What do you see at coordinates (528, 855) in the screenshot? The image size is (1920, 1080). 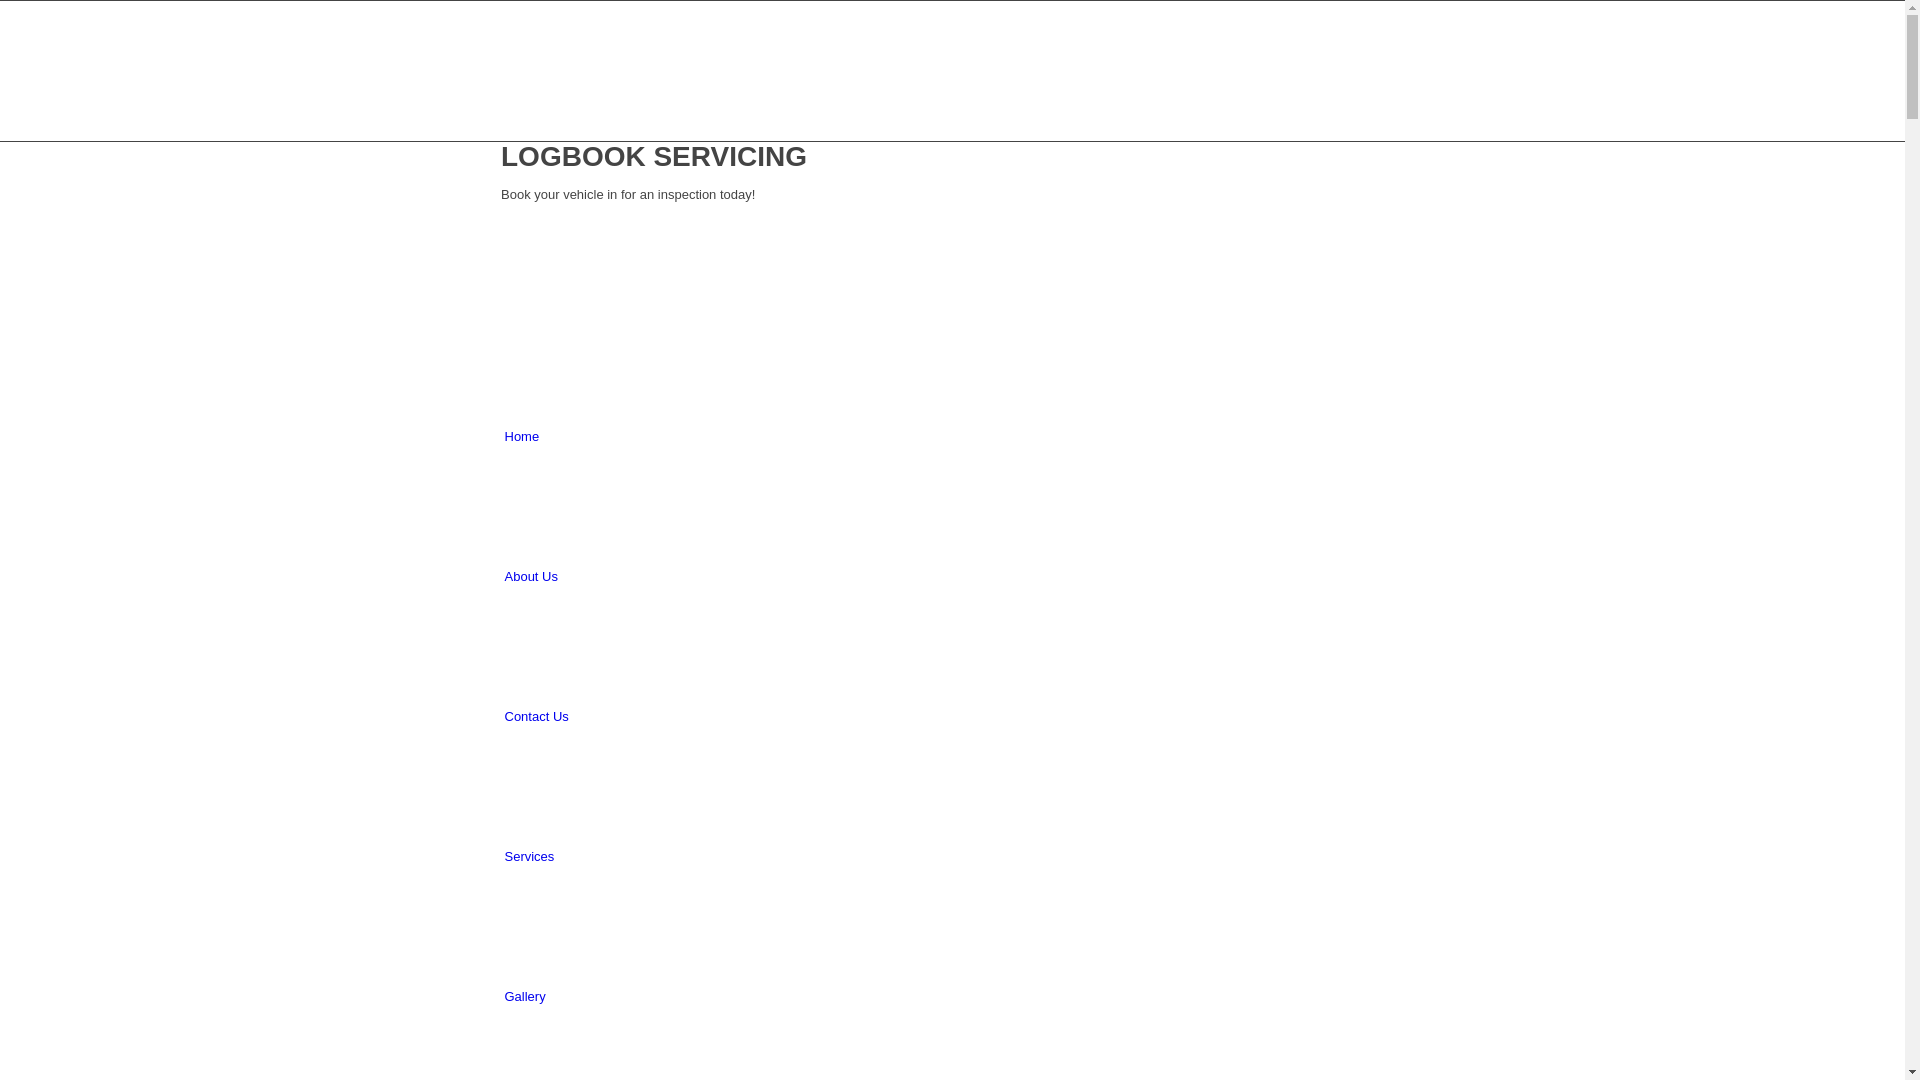 I see `'Services'` at bounding box center [528, 855].